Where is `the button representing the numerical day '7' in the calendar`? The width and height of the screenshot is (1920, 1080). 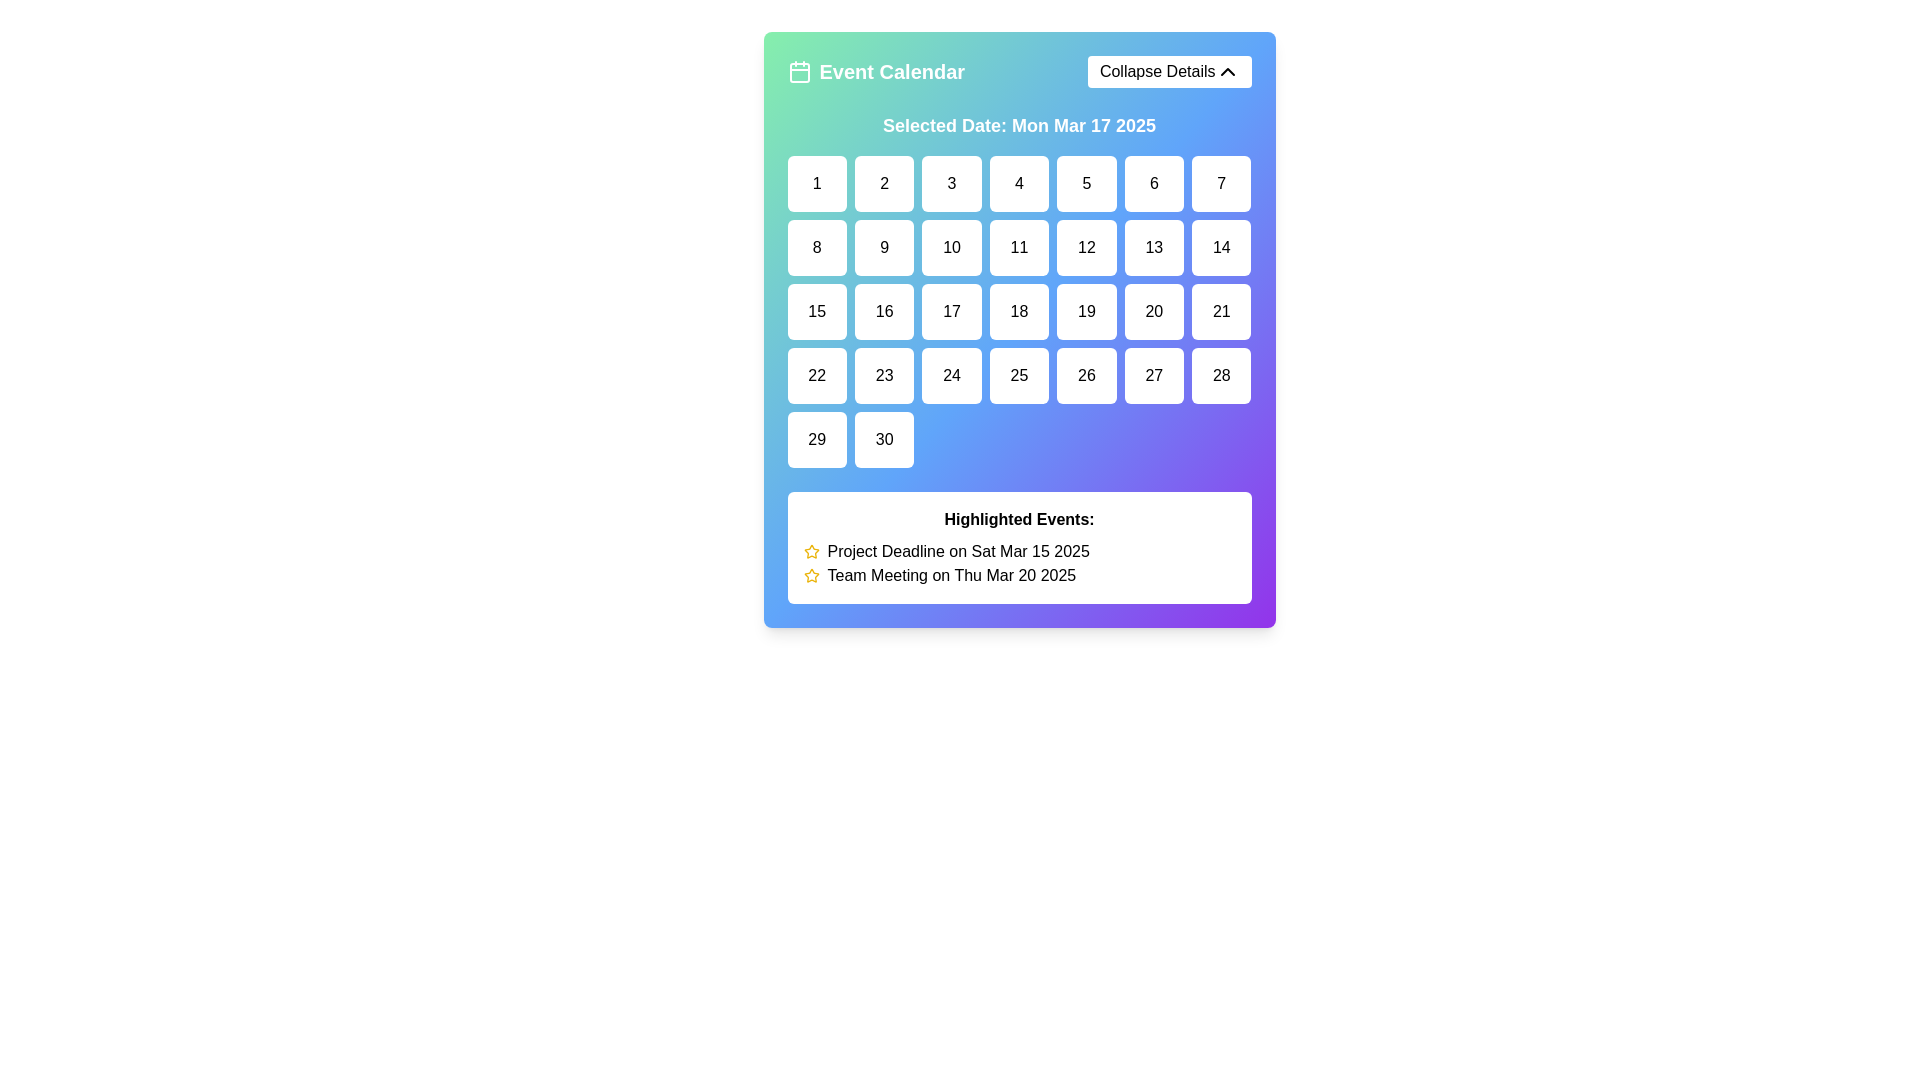 the button representing the numerical day '7' in the calendar is located at coordinates (1220, 184).